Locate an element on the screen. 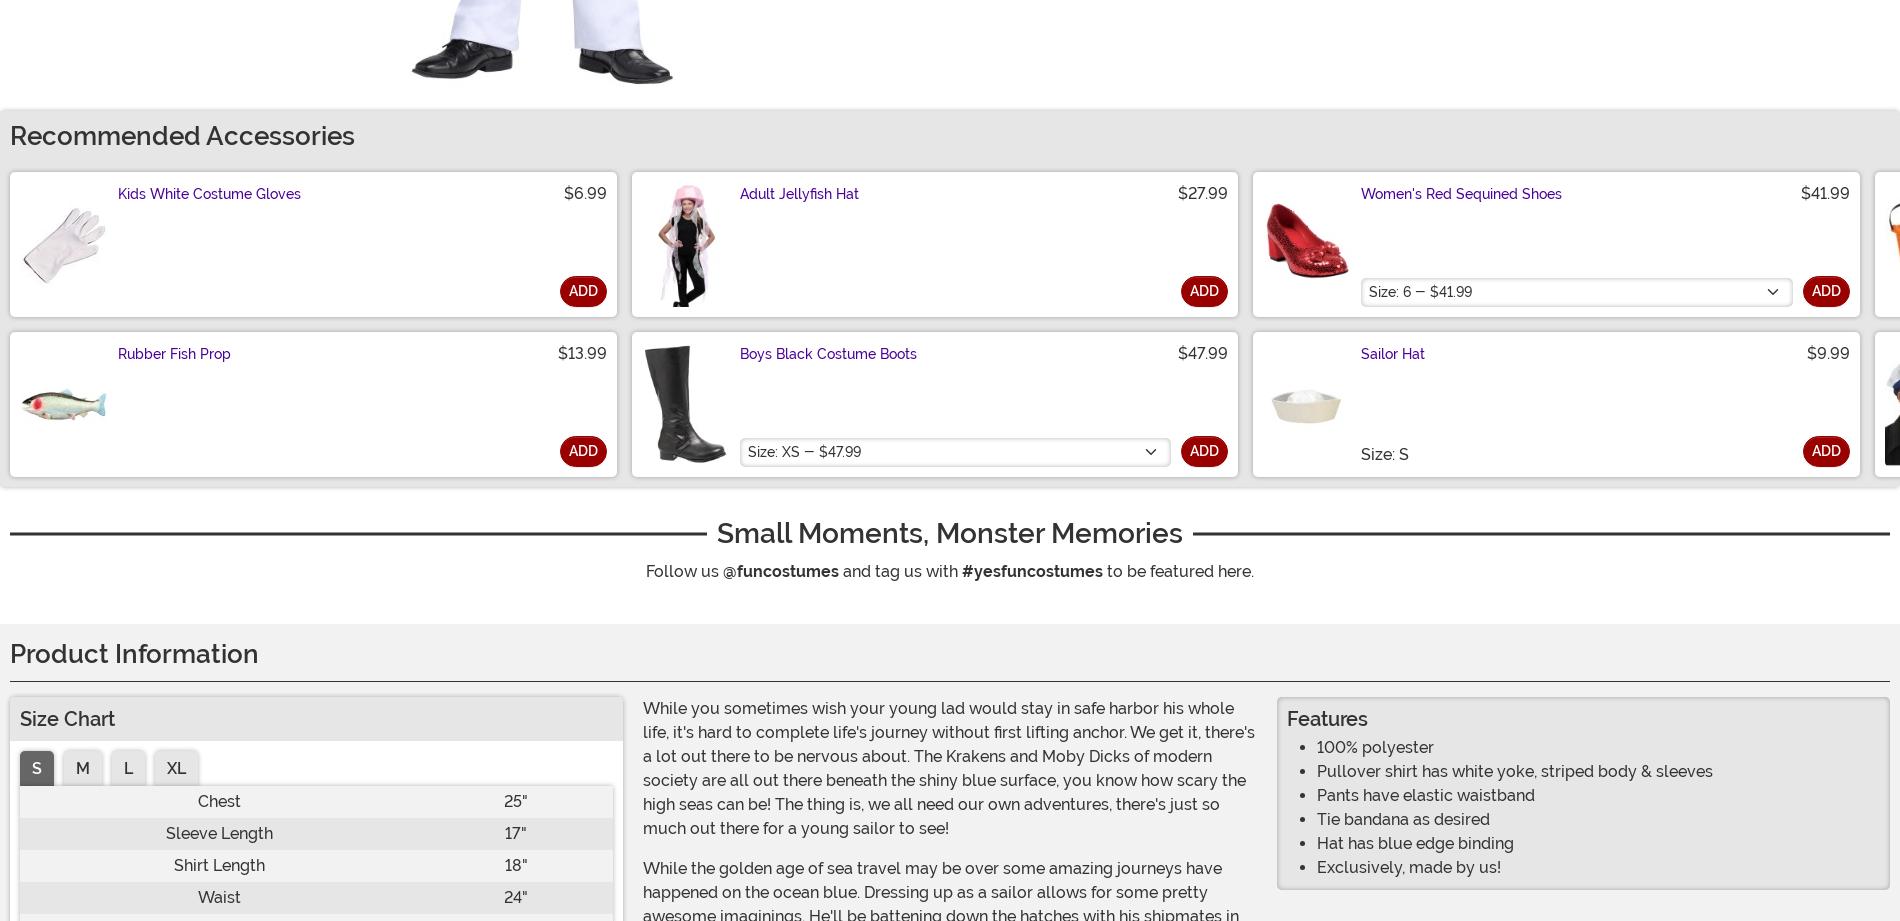  'My Account' is located at coordinates (475, 838).